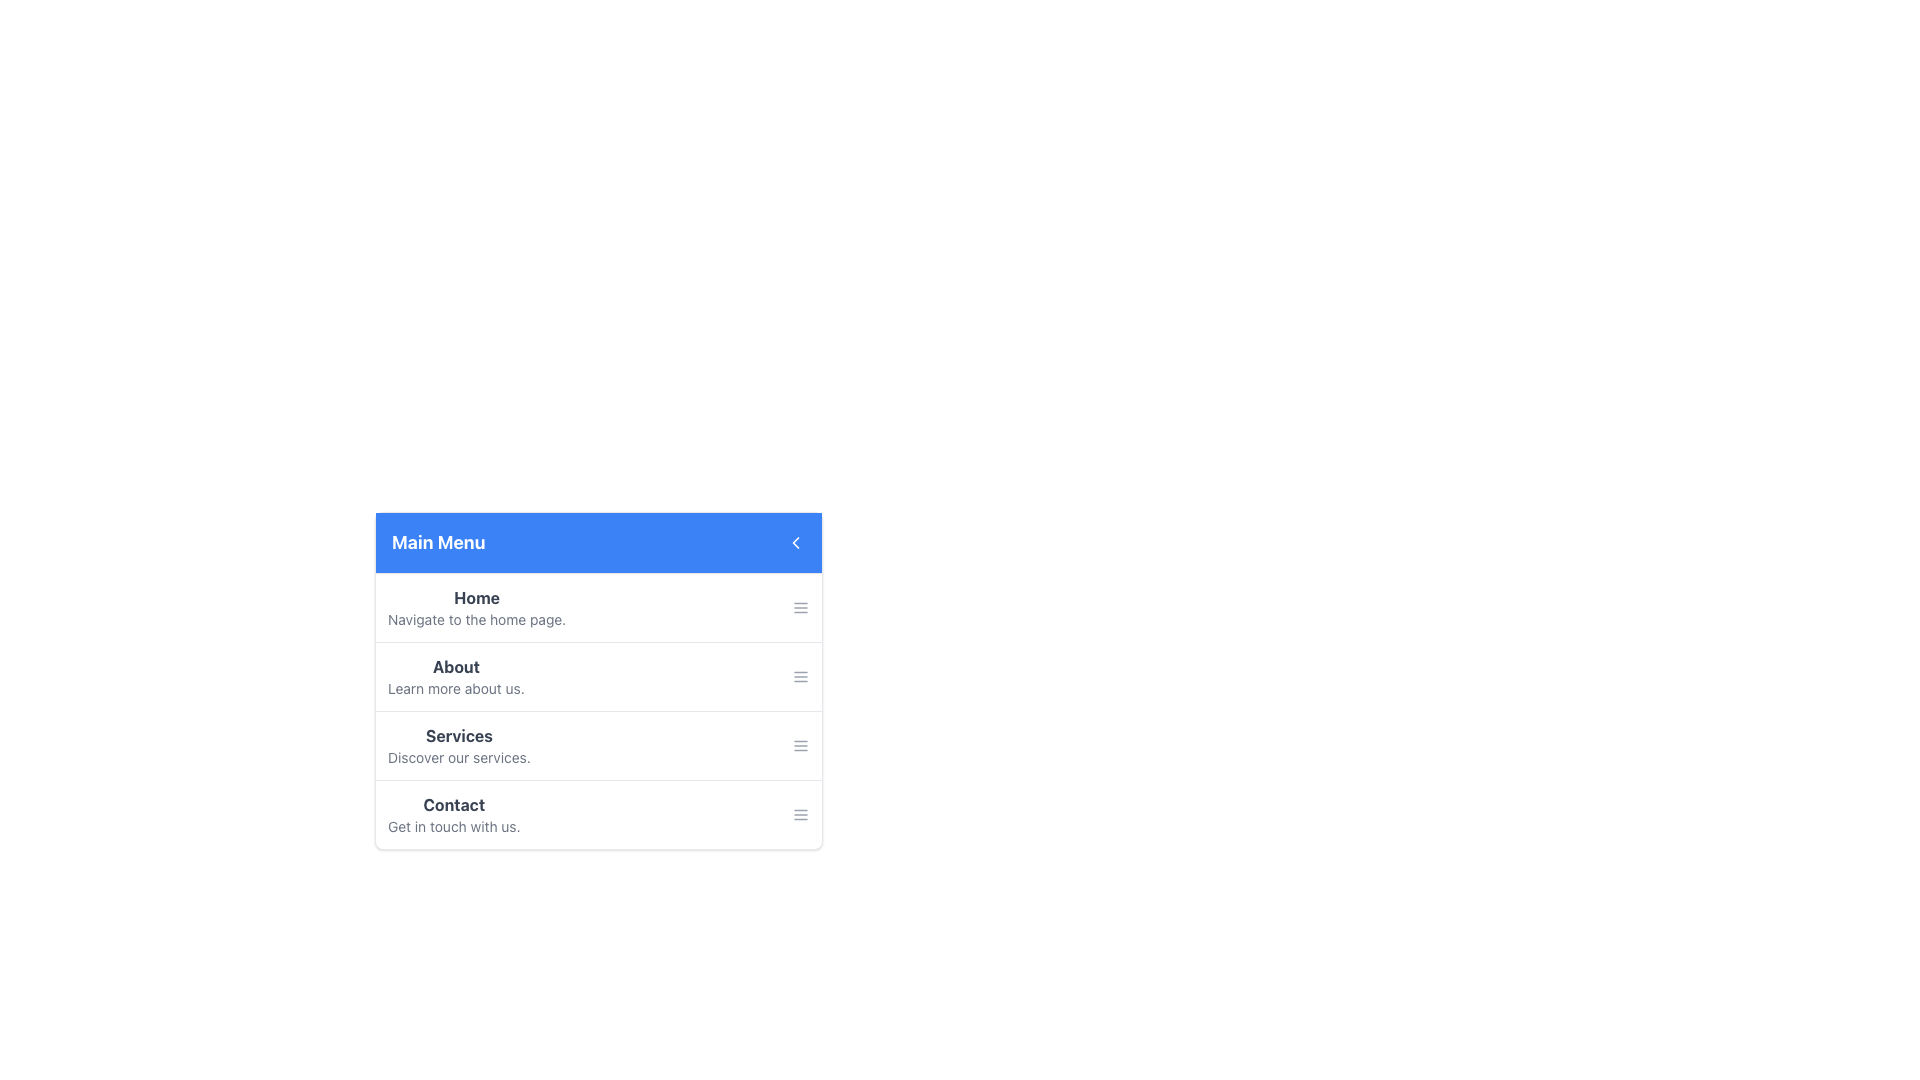 Image resolution: width=1920 pixels, height=1080 pixels. What do you see at coordinates (801, 745) in the screenshot?
I see `the interactive icon located to the right of the 'Services' text in the menu list` at bounding box center [801, 745].